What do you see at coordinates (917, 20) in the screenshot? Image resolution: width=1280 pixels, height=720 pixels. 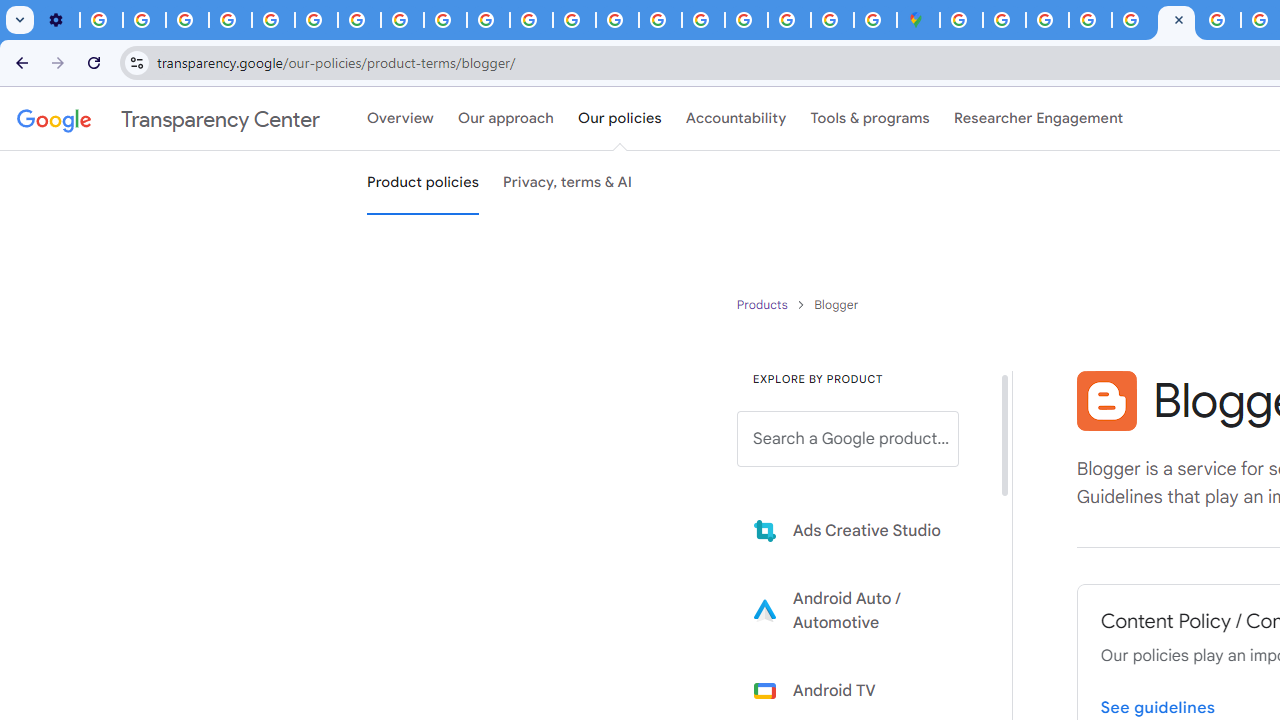 I see `'Google Maps'` at bounding box center [917, 20].